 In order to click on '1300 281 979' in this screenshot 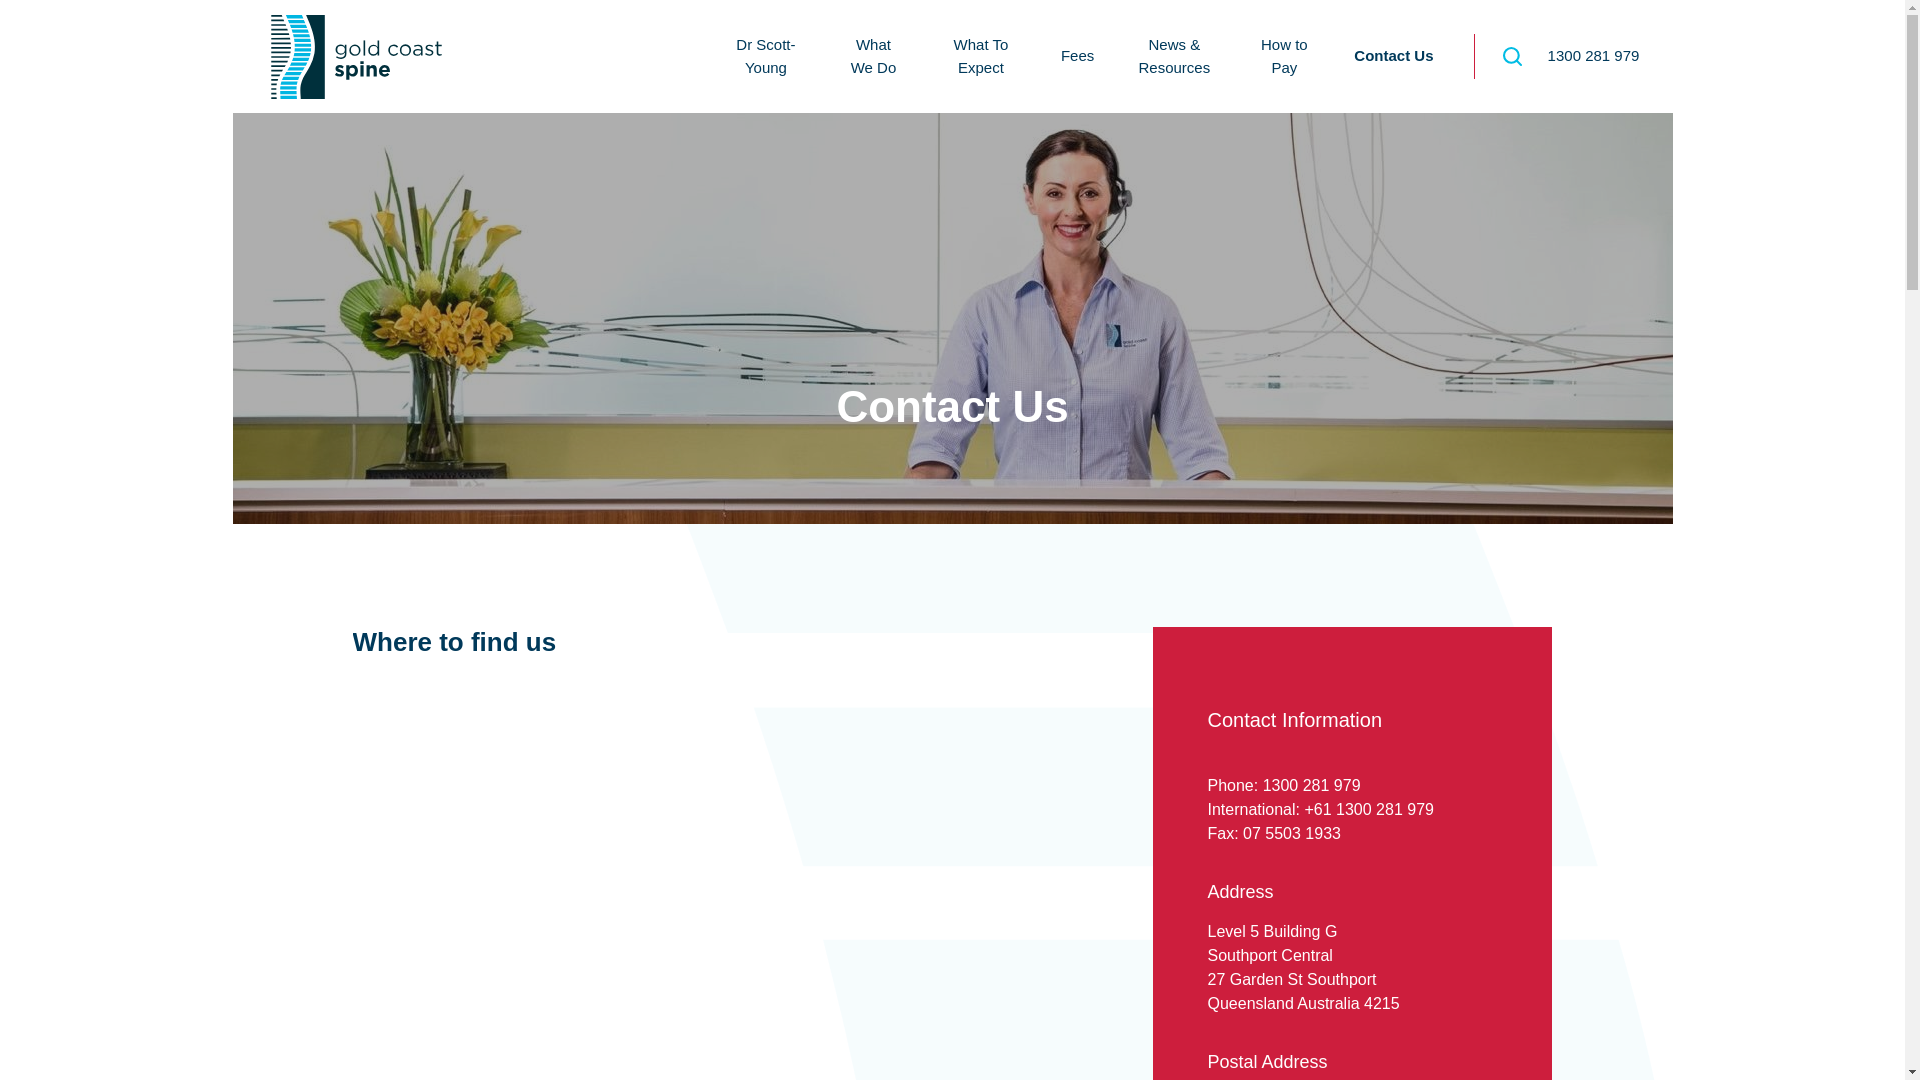, I will do `click(1592, 55)`.